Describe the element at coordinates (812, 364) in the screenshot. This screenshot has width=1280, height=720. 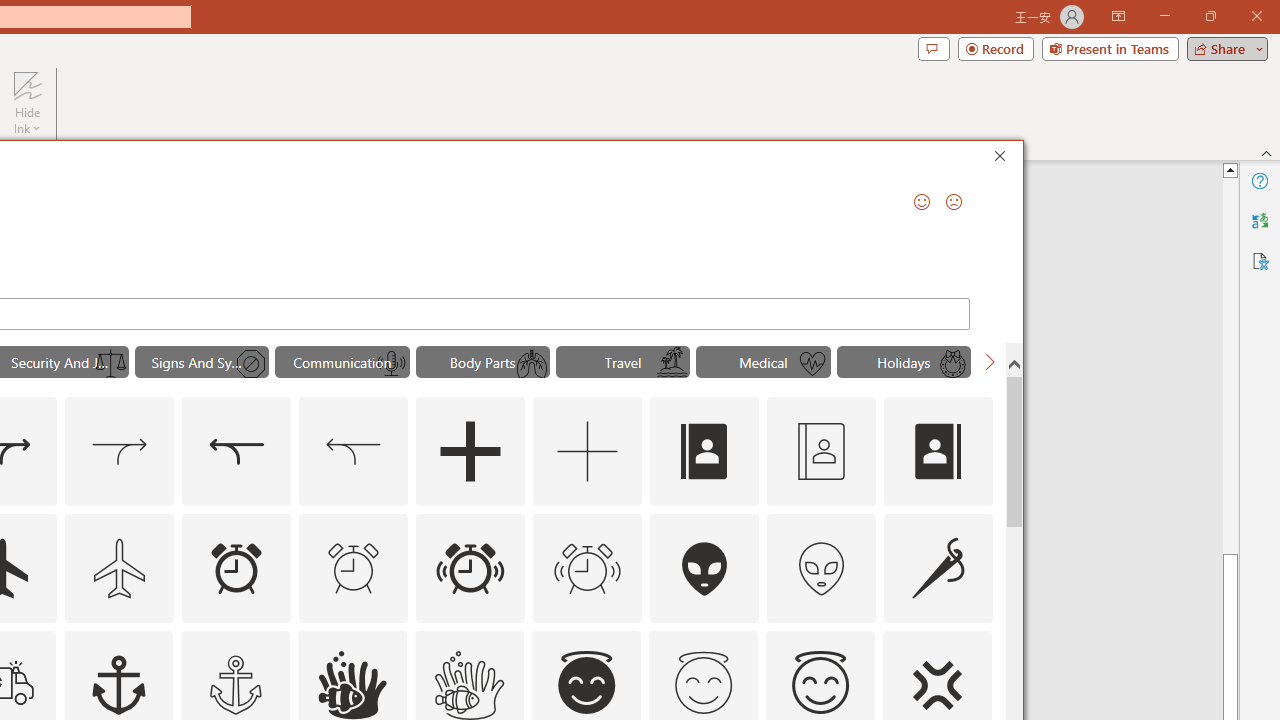
I see `'AutomationID: Icons_HeartWithPulse_M'` at that location.